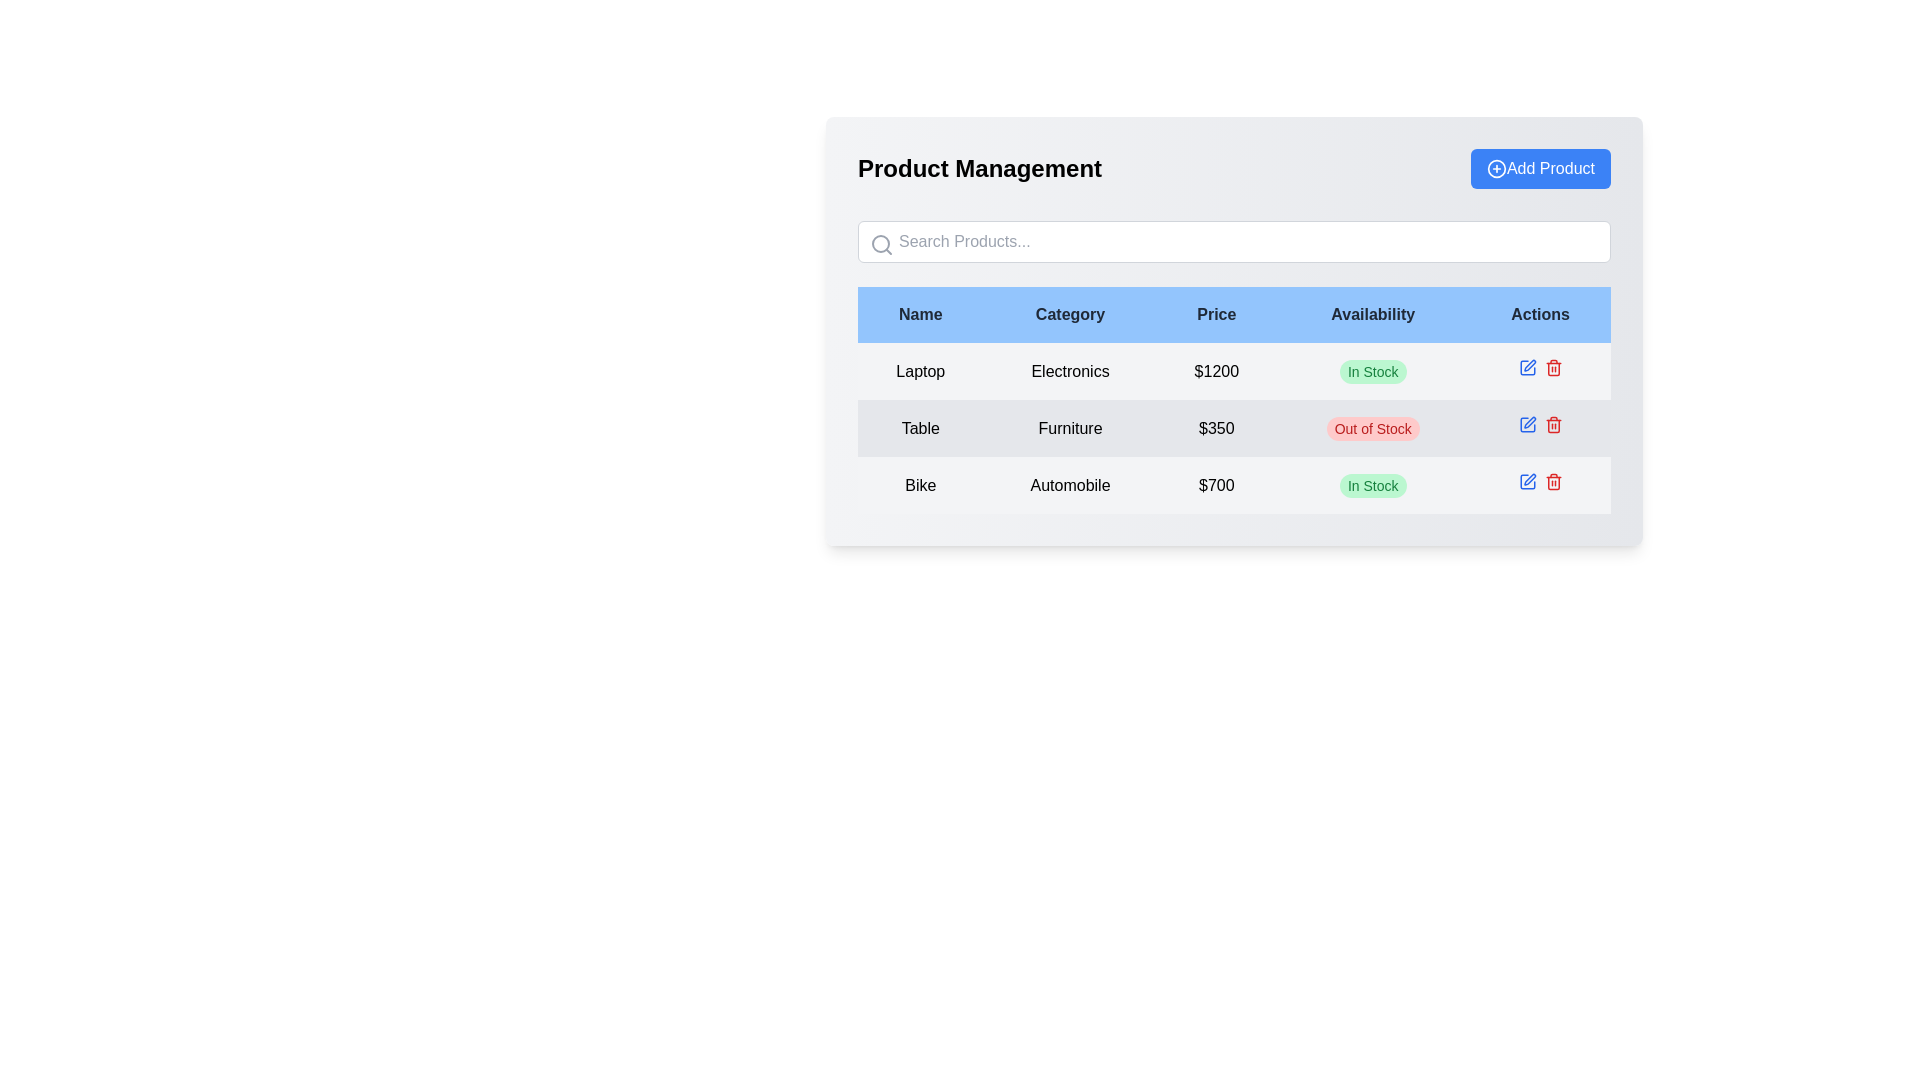 This screenshot has width=1920, height=1080. Describe the element at coordinates (1552, 423) in the screenshot. I see `the red trash bin icon in the 'Actions' column` at that location.